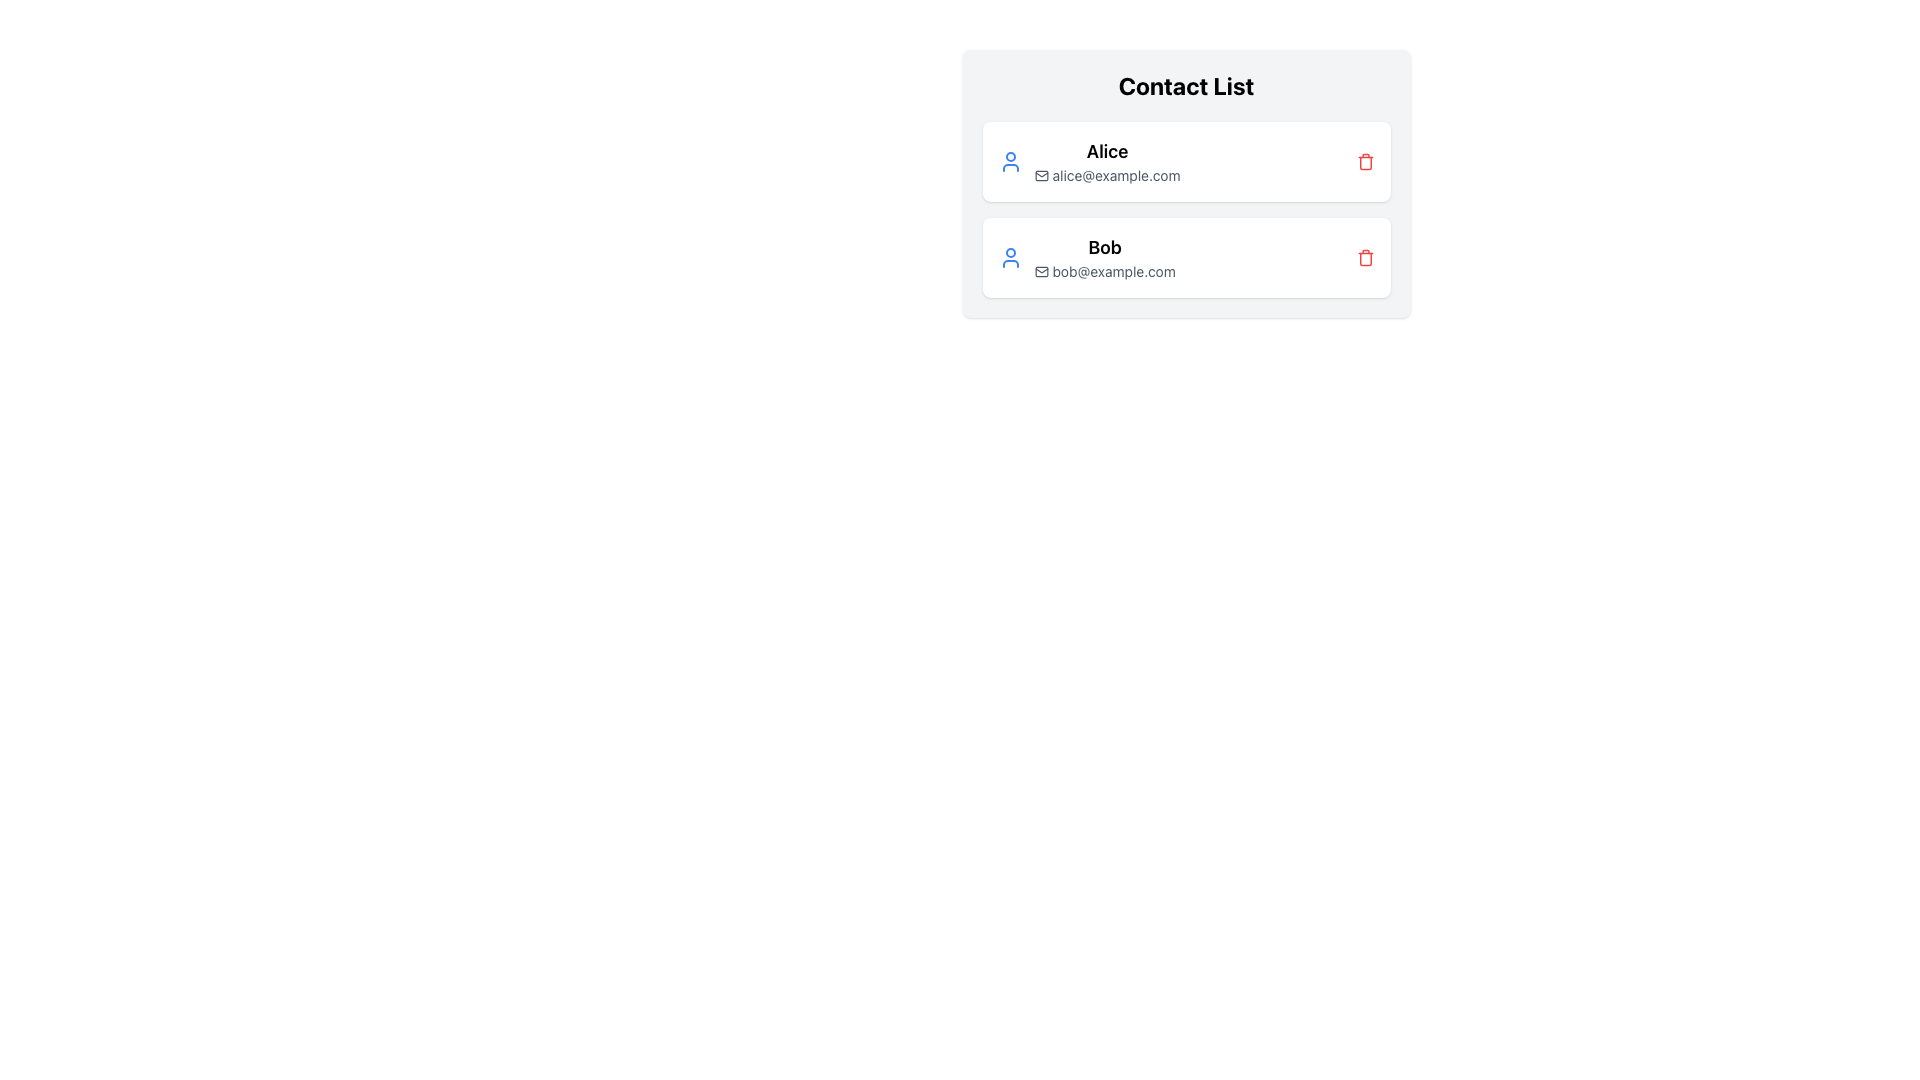 Image resolution: width=1920 pixels, height=1080 pixels. Describe the element at coordinates (1106, 161) in the screenshot. I see `the Composite text element displaying 'Alice' and 'alice@example.com' in the 'Contact List' section` at that location.